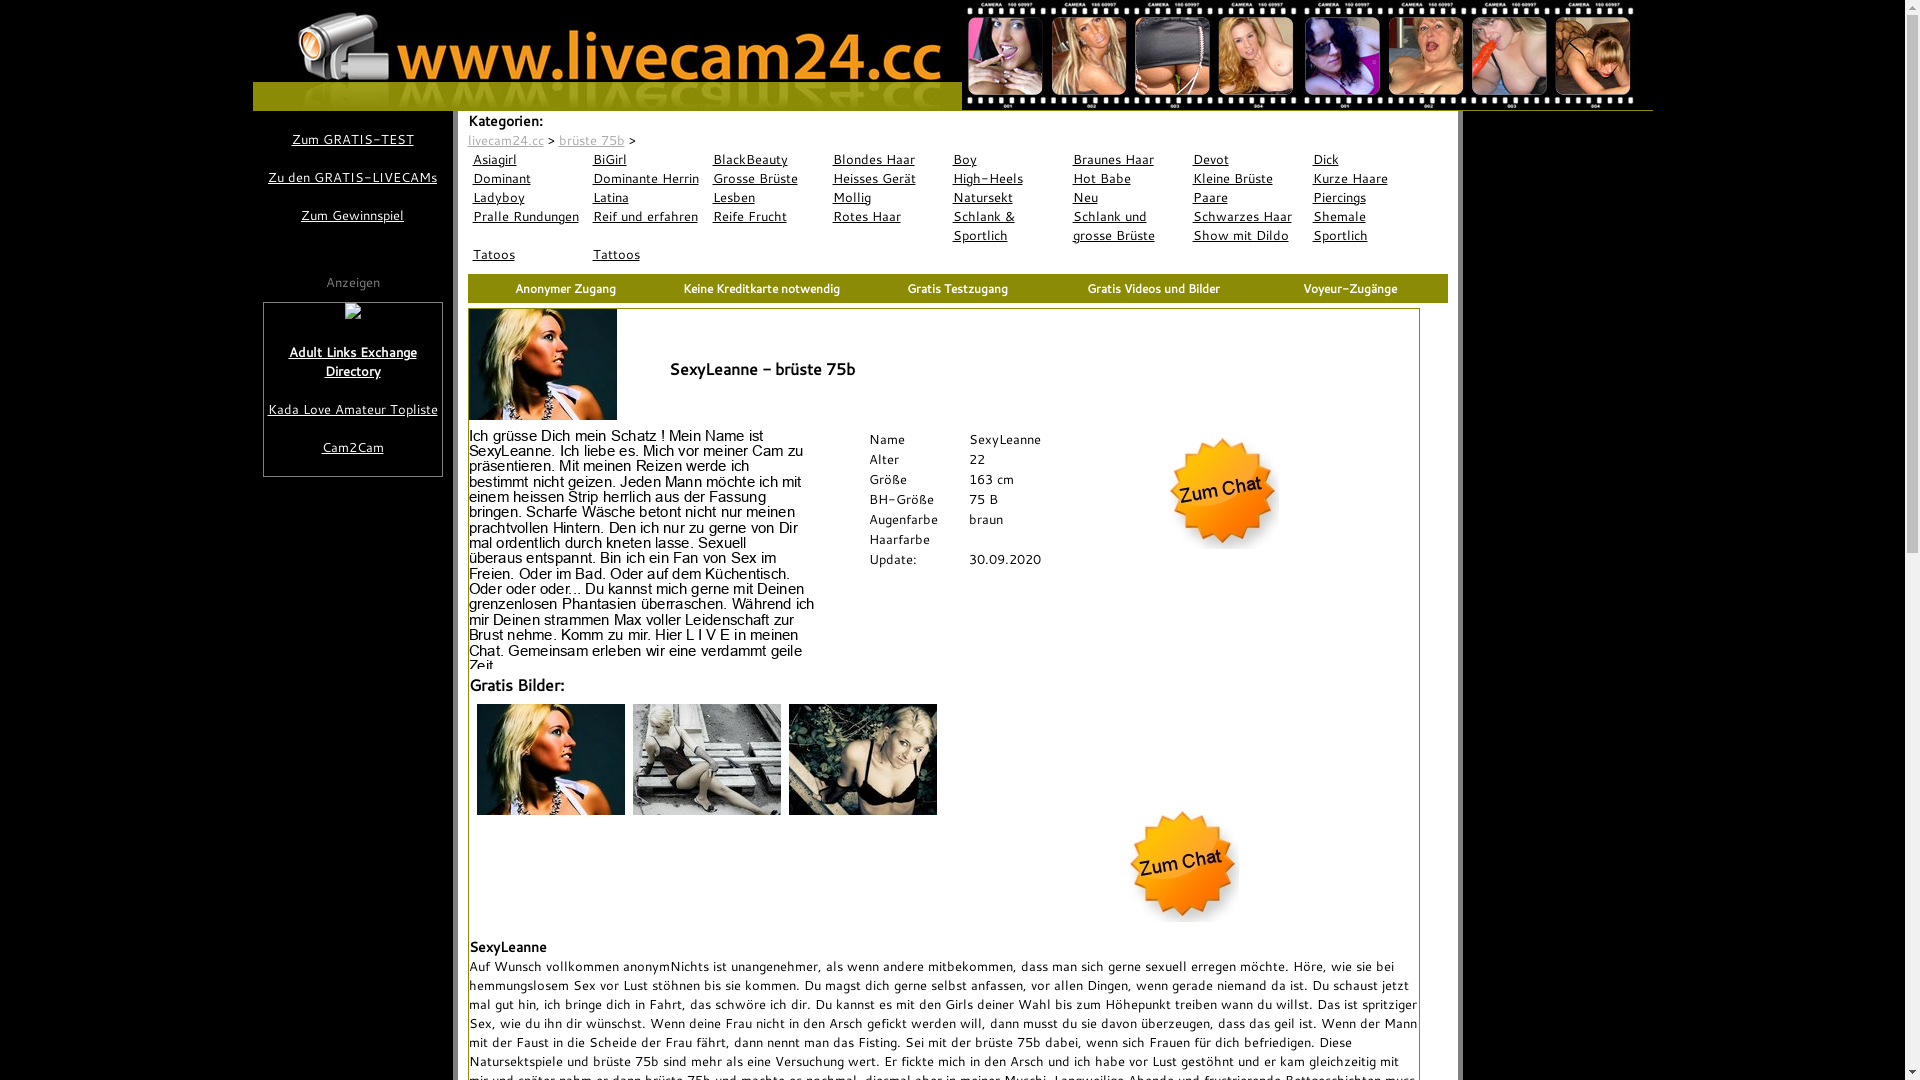 Image resolution: width=1920 pixels, height=1080 pixels. What do you see at coordinates (528, 177) in the screenshot?
I see `'Dominant'` at bounding box center [528, 177].